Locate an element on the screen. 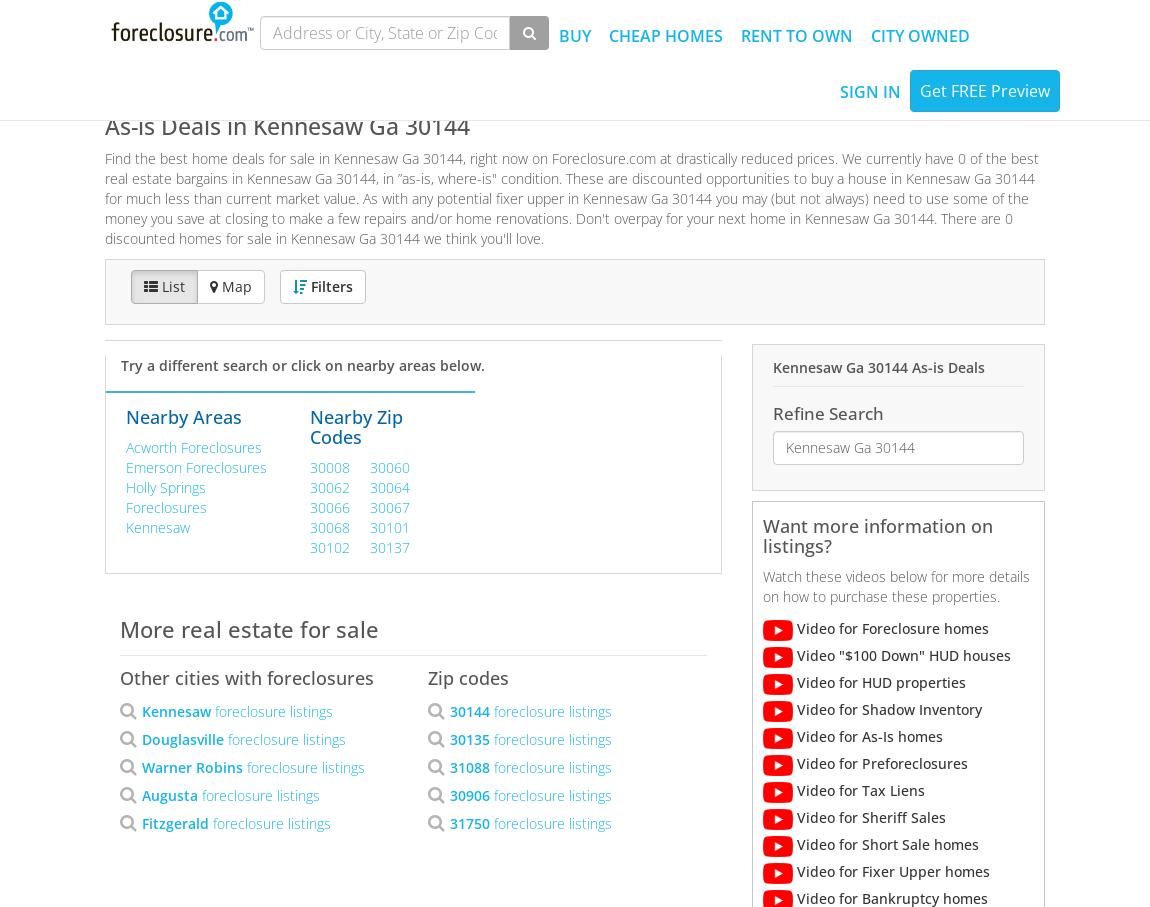 The image size is (1150, 907). 'Buy' is located at coordinates (575, 35).